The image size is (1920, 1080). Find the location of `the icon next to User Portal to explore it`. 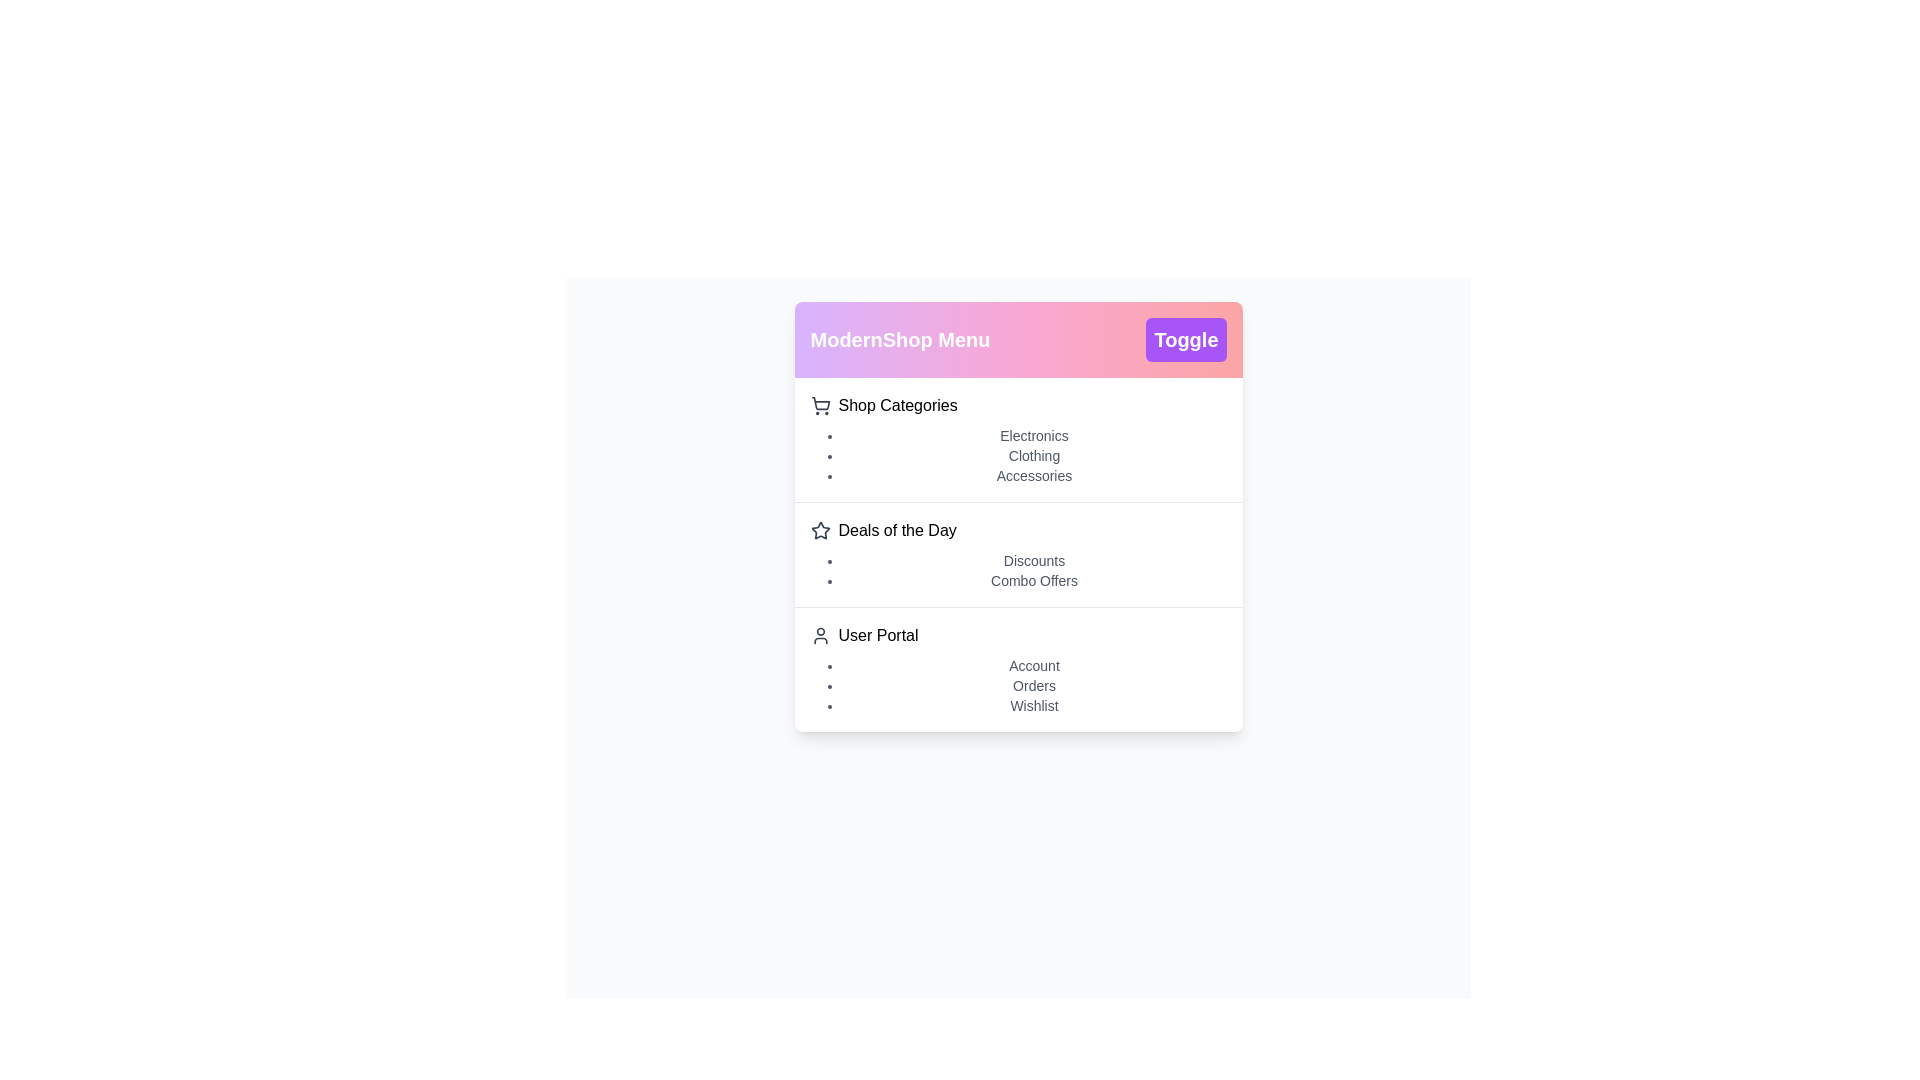

the icon next to User Portal to explore it is located at coordinates (820, 636).